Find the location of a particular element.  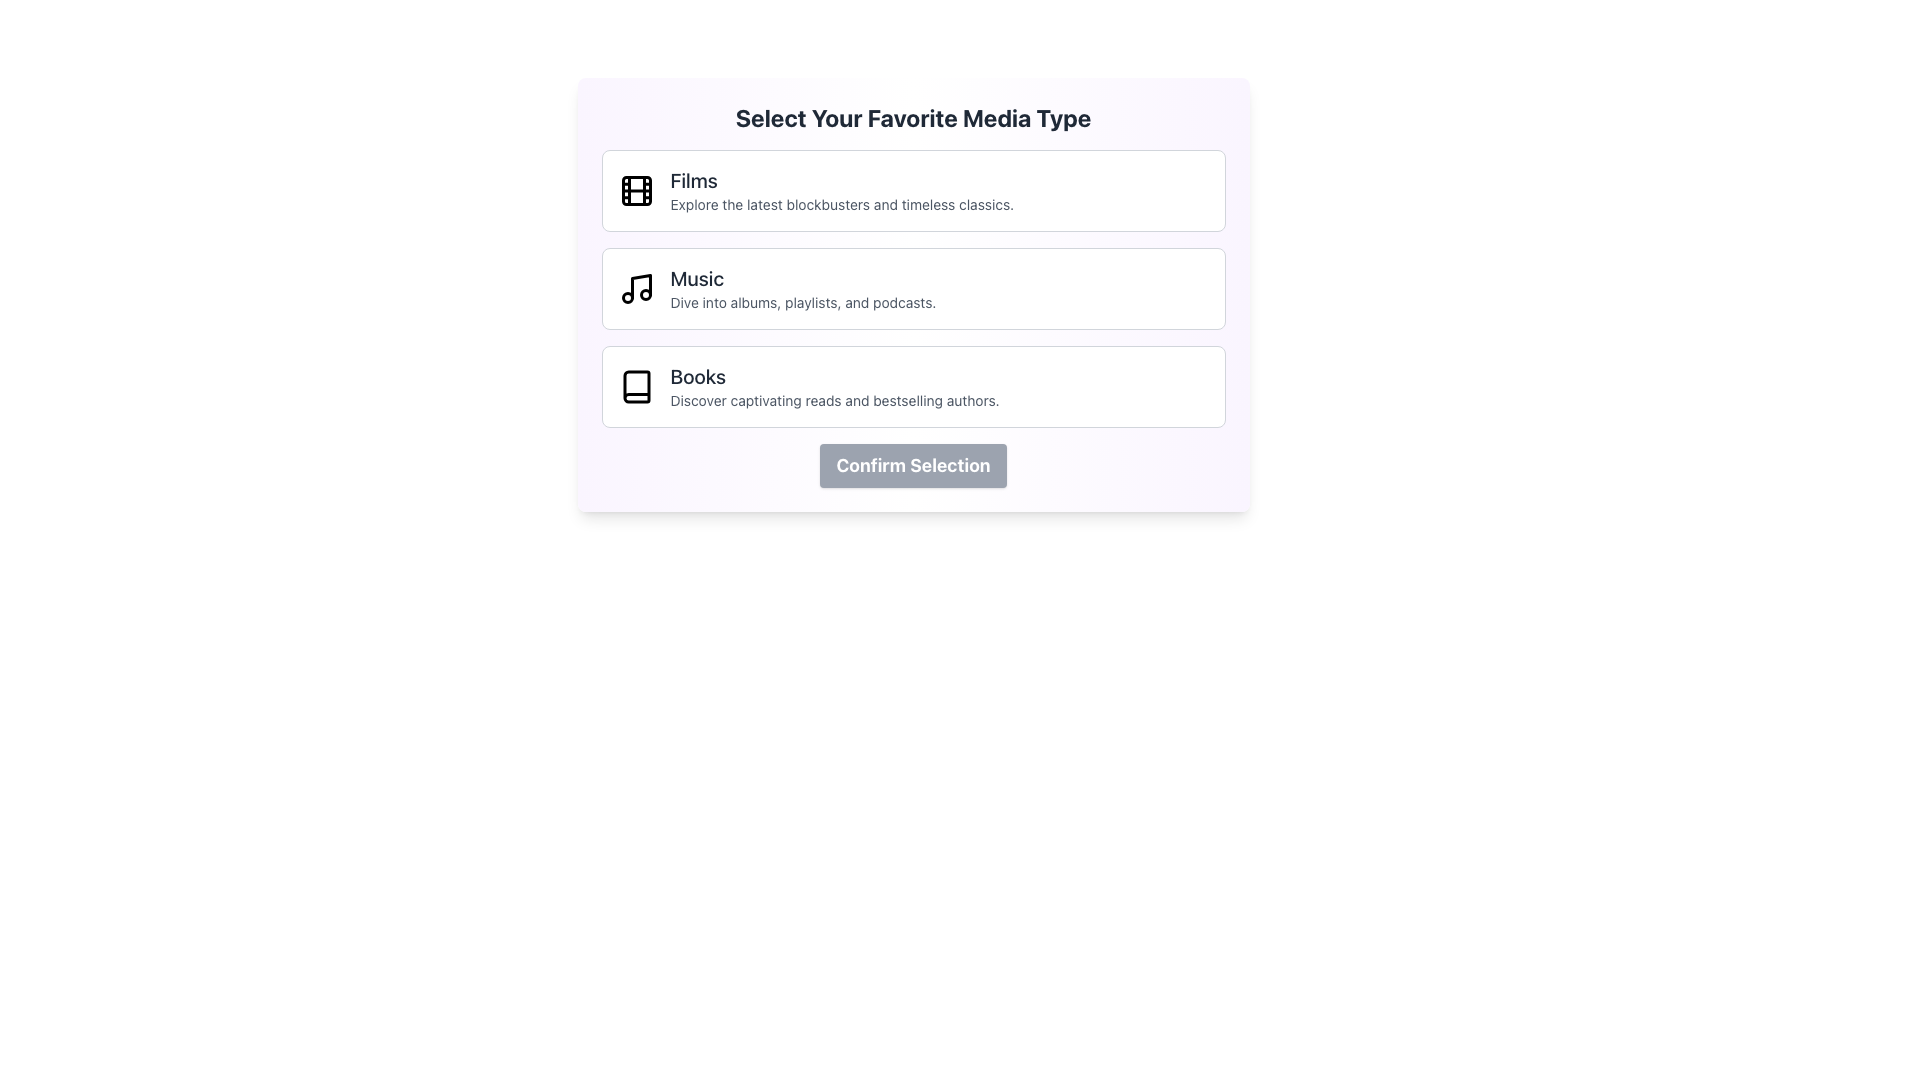

to select the 'Music' card, which is the second card in a vertically stacked group of three, featuring a bold title and a musical note icon is located at coordinates (912, 289).